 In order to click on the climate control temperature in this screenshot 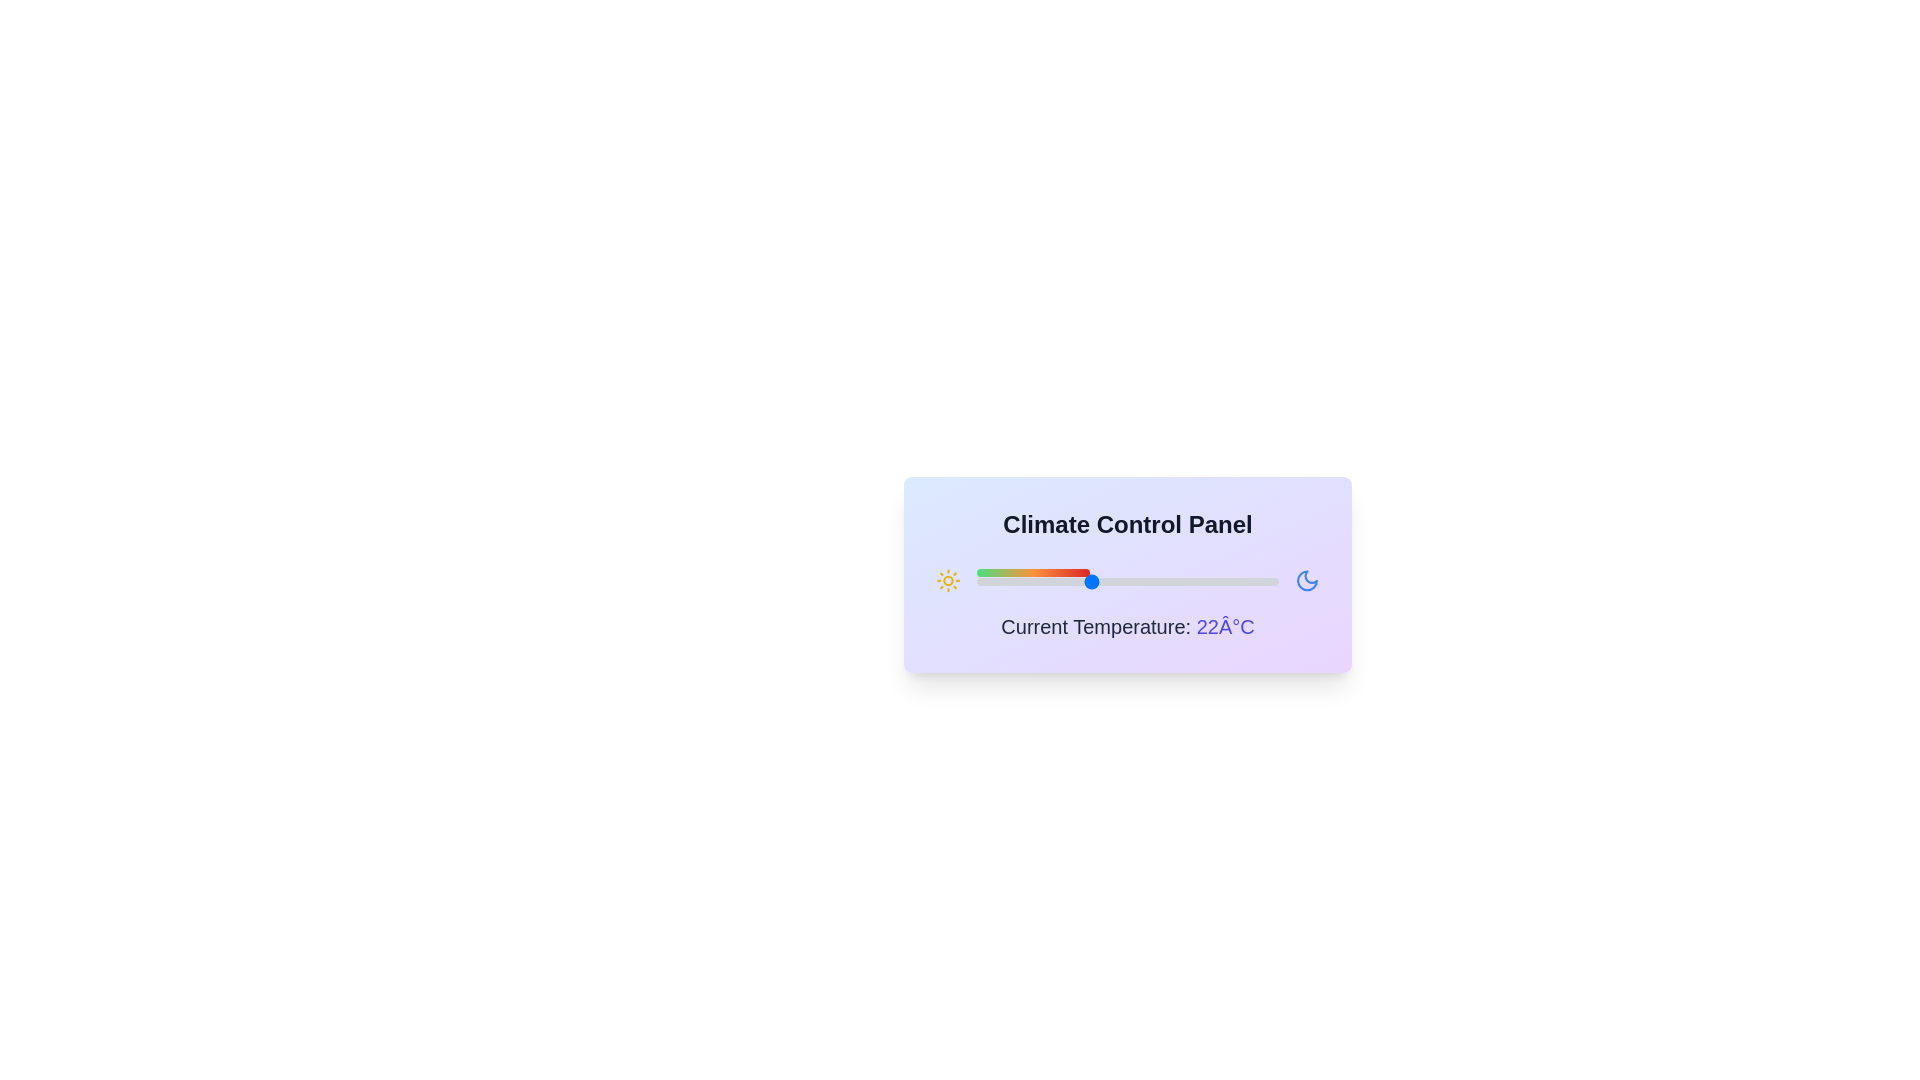, I will do `click(1240, 582)`.